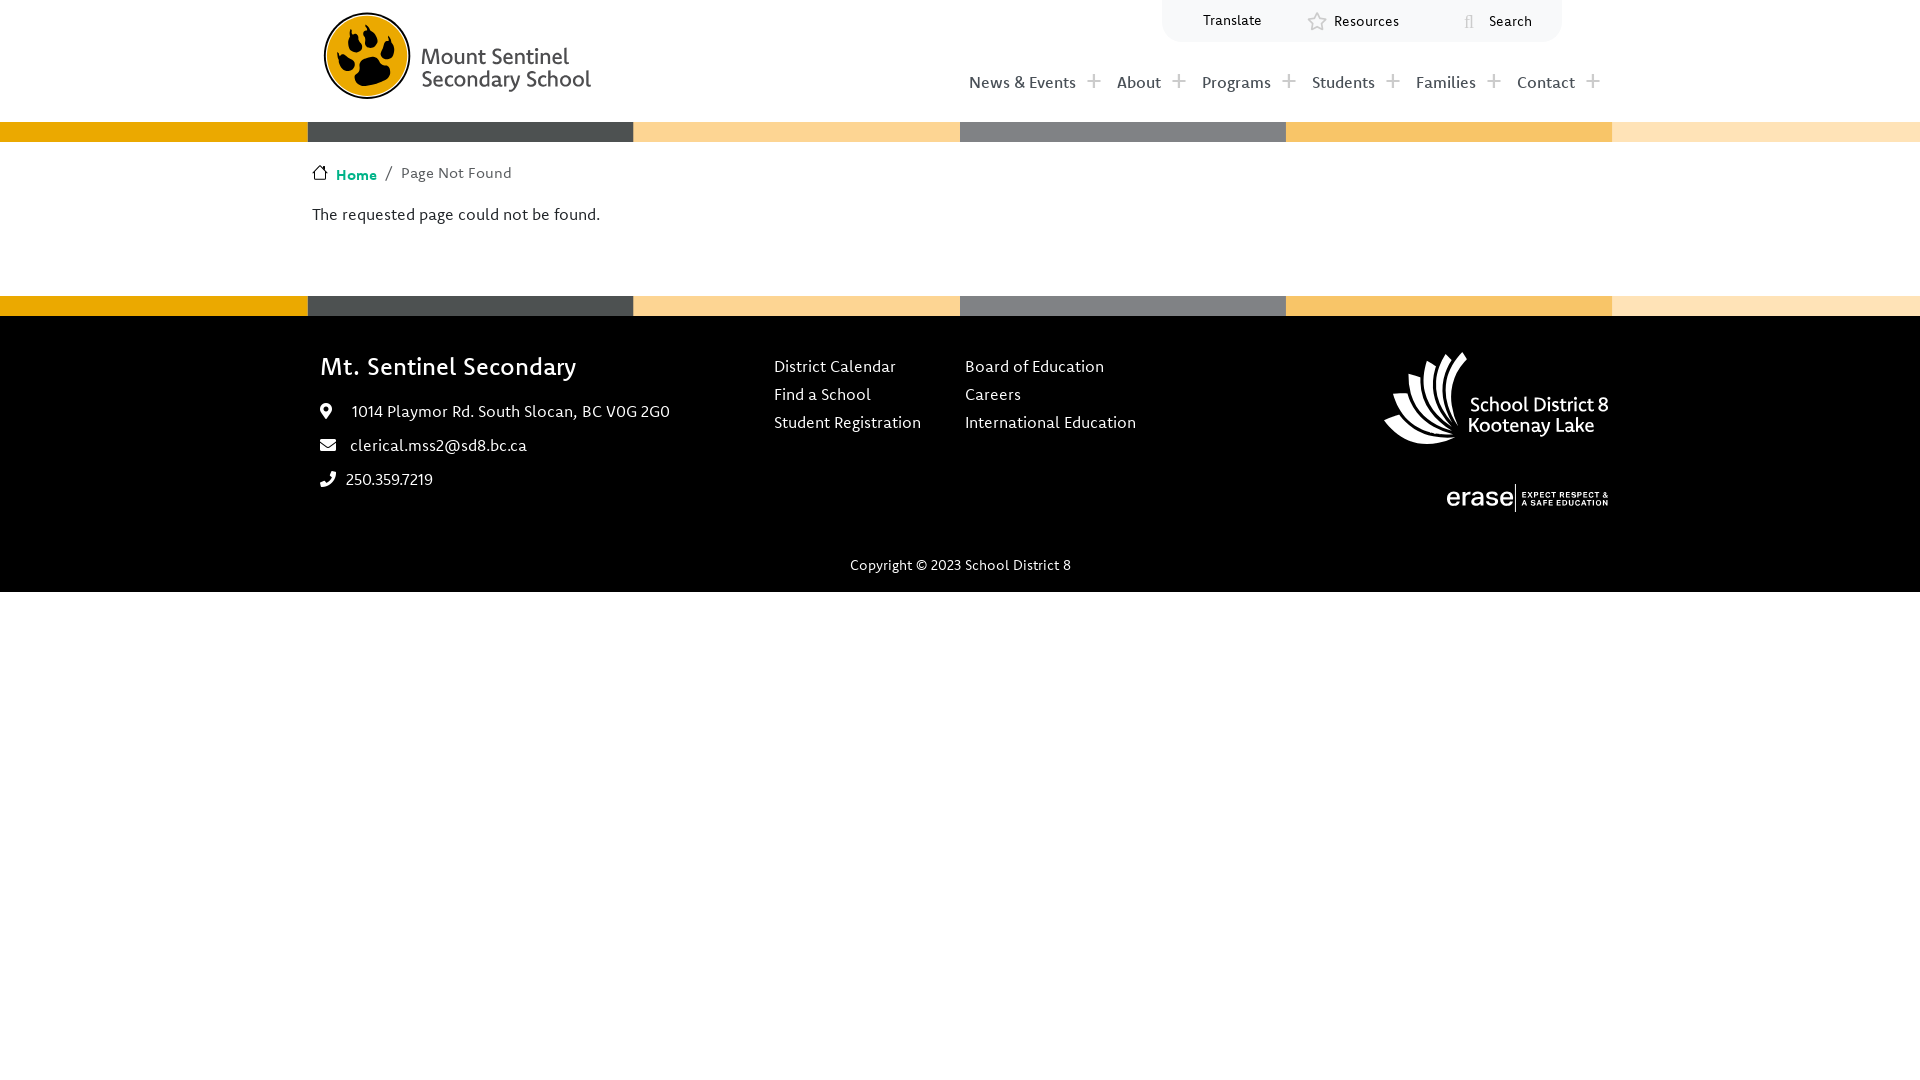  Describe the element at coordinates (771, 420) in the screenshot. I see `'Student Registration'` at that location.